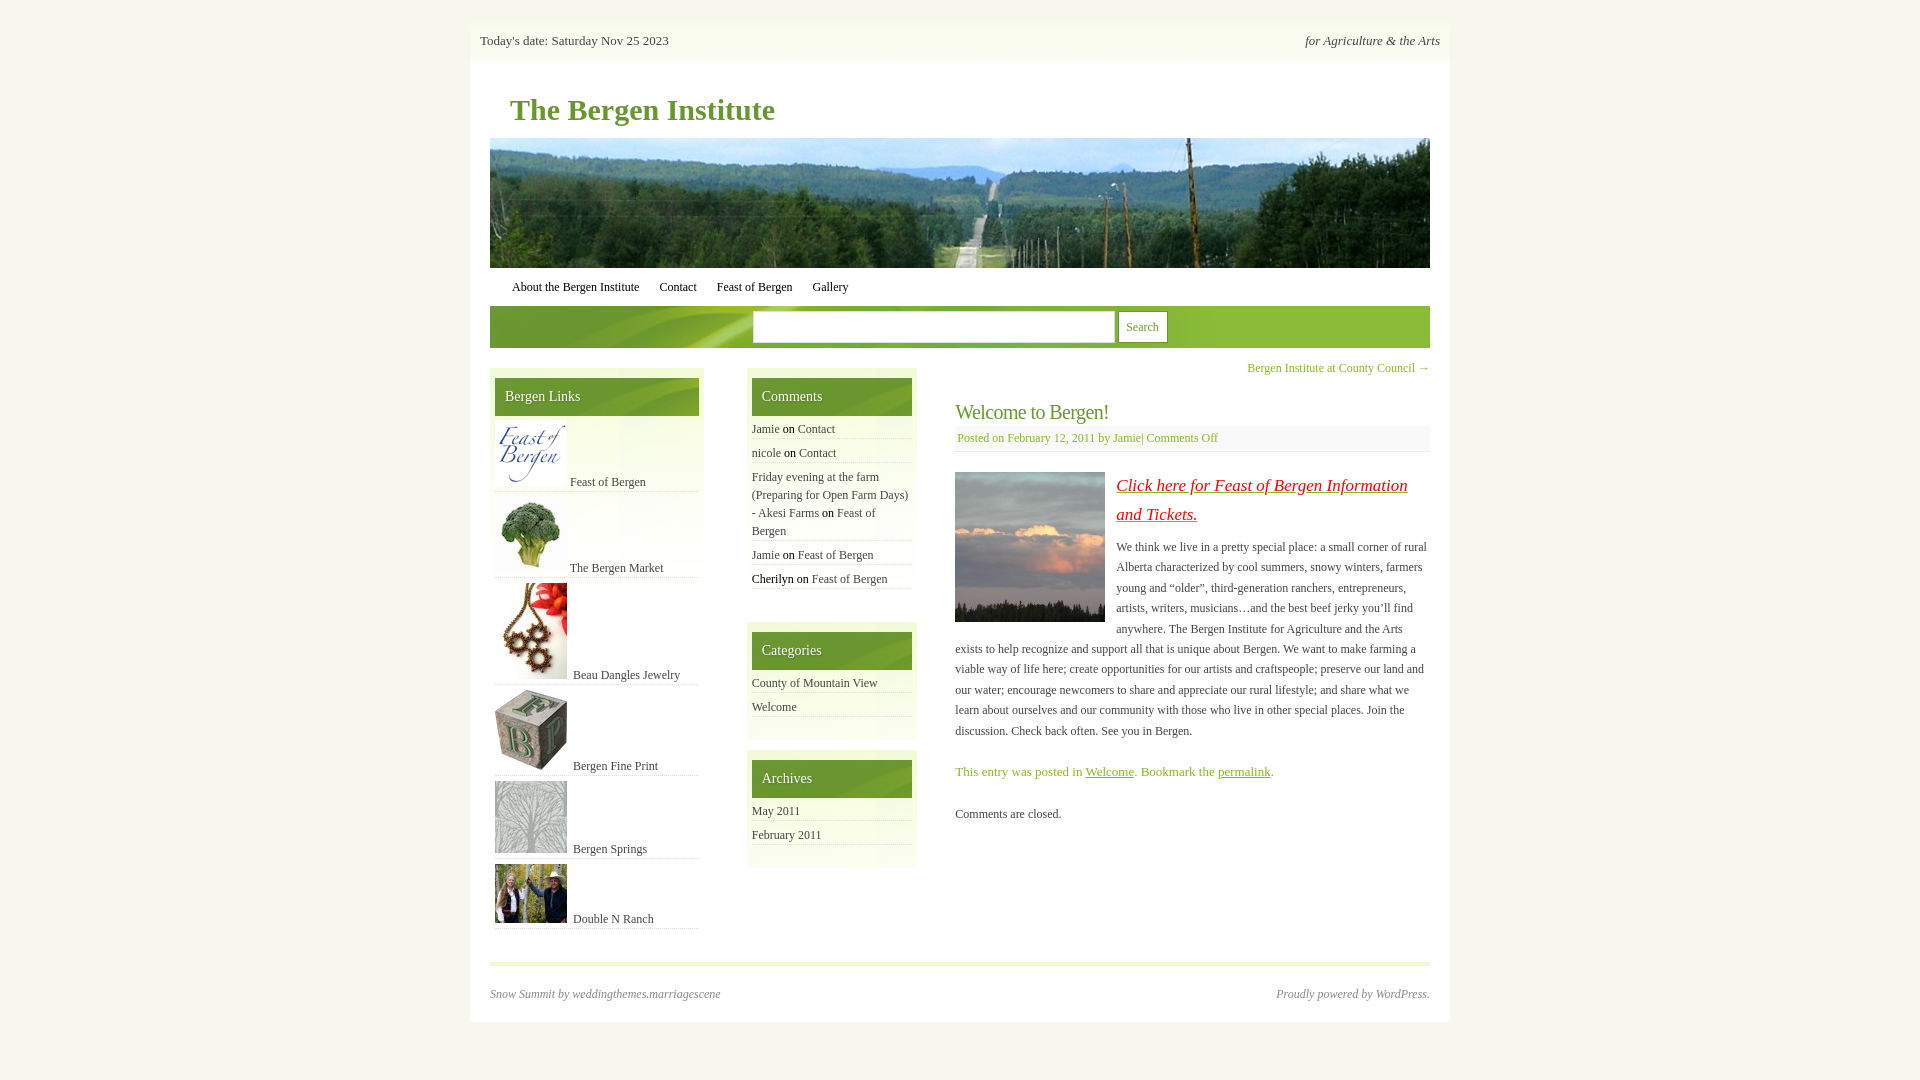  What do you see at coordinates (531, 729) in the screenshot?
I see `'Professional printing in Bergen'` at bounding box center [531, 729].